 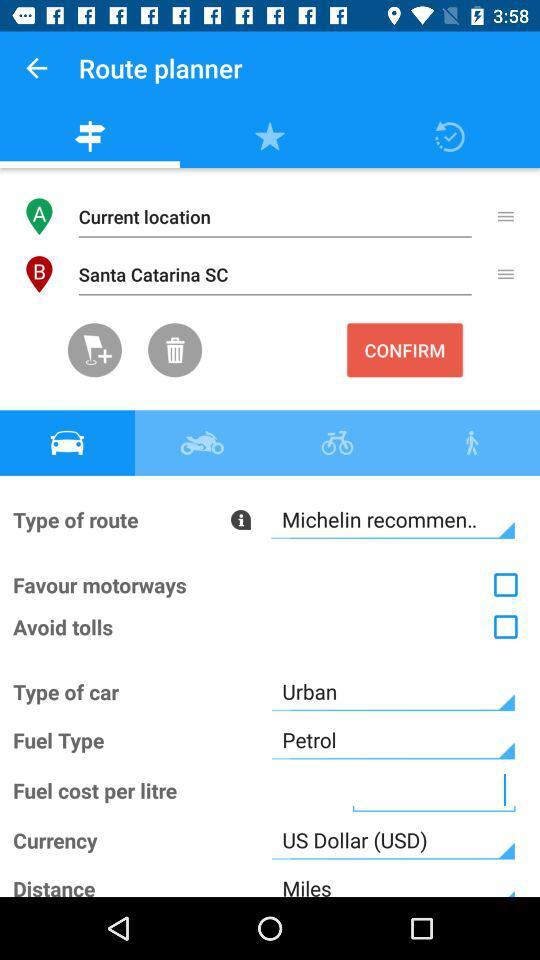 What do you see at coordinates (175, 350) in the screenshot?
I see `the delete icon` at bounding box center [175, 350].